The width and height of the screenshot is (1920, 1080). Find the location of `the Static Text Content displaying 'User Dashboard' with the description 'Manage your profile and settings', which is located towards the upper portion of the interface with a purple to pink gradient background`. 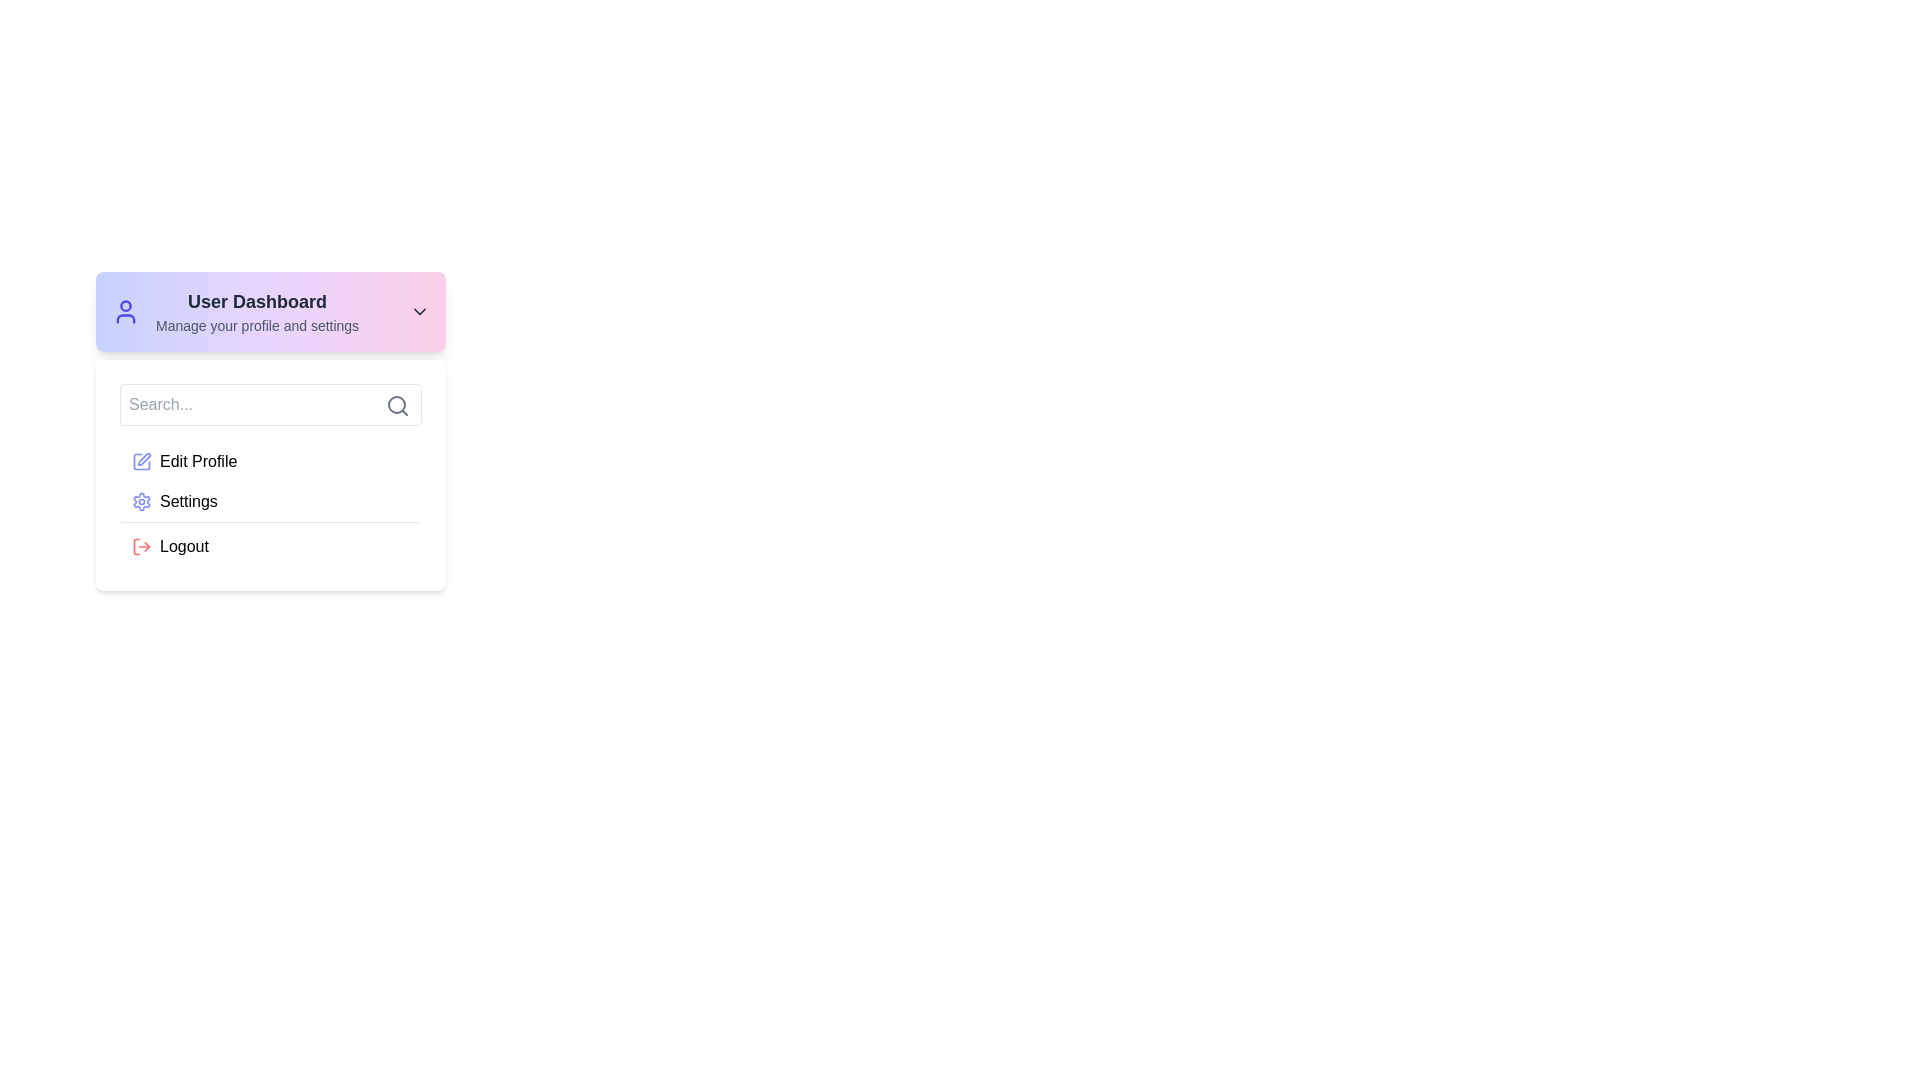

the Static Text Content displaying 'User Dashboard' with the description 'Manage your profile and settings', which is located towards the upper portion of the interface with a purple to pink gradient background is located at coordinates (256, 312).